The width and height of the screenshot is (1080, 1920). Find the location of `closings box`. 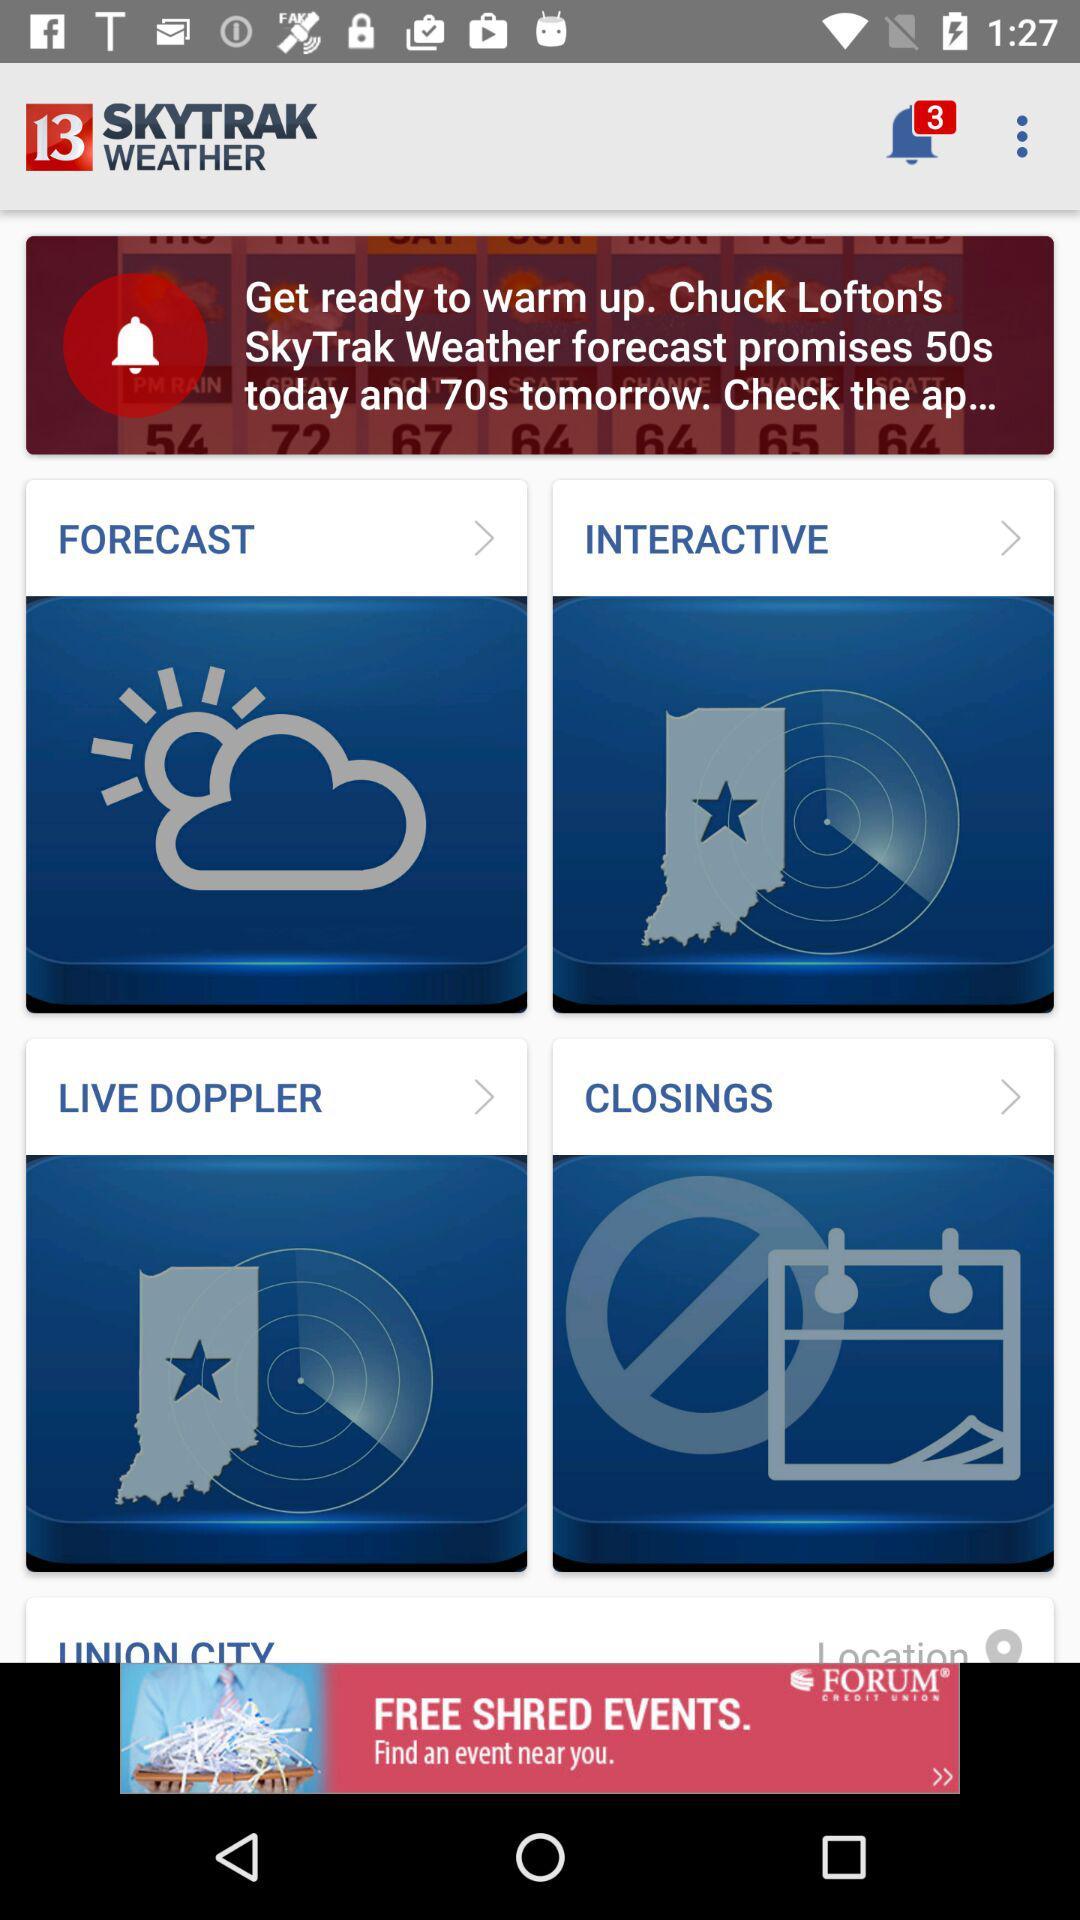

closings box is located at coordinates (802, 1305).